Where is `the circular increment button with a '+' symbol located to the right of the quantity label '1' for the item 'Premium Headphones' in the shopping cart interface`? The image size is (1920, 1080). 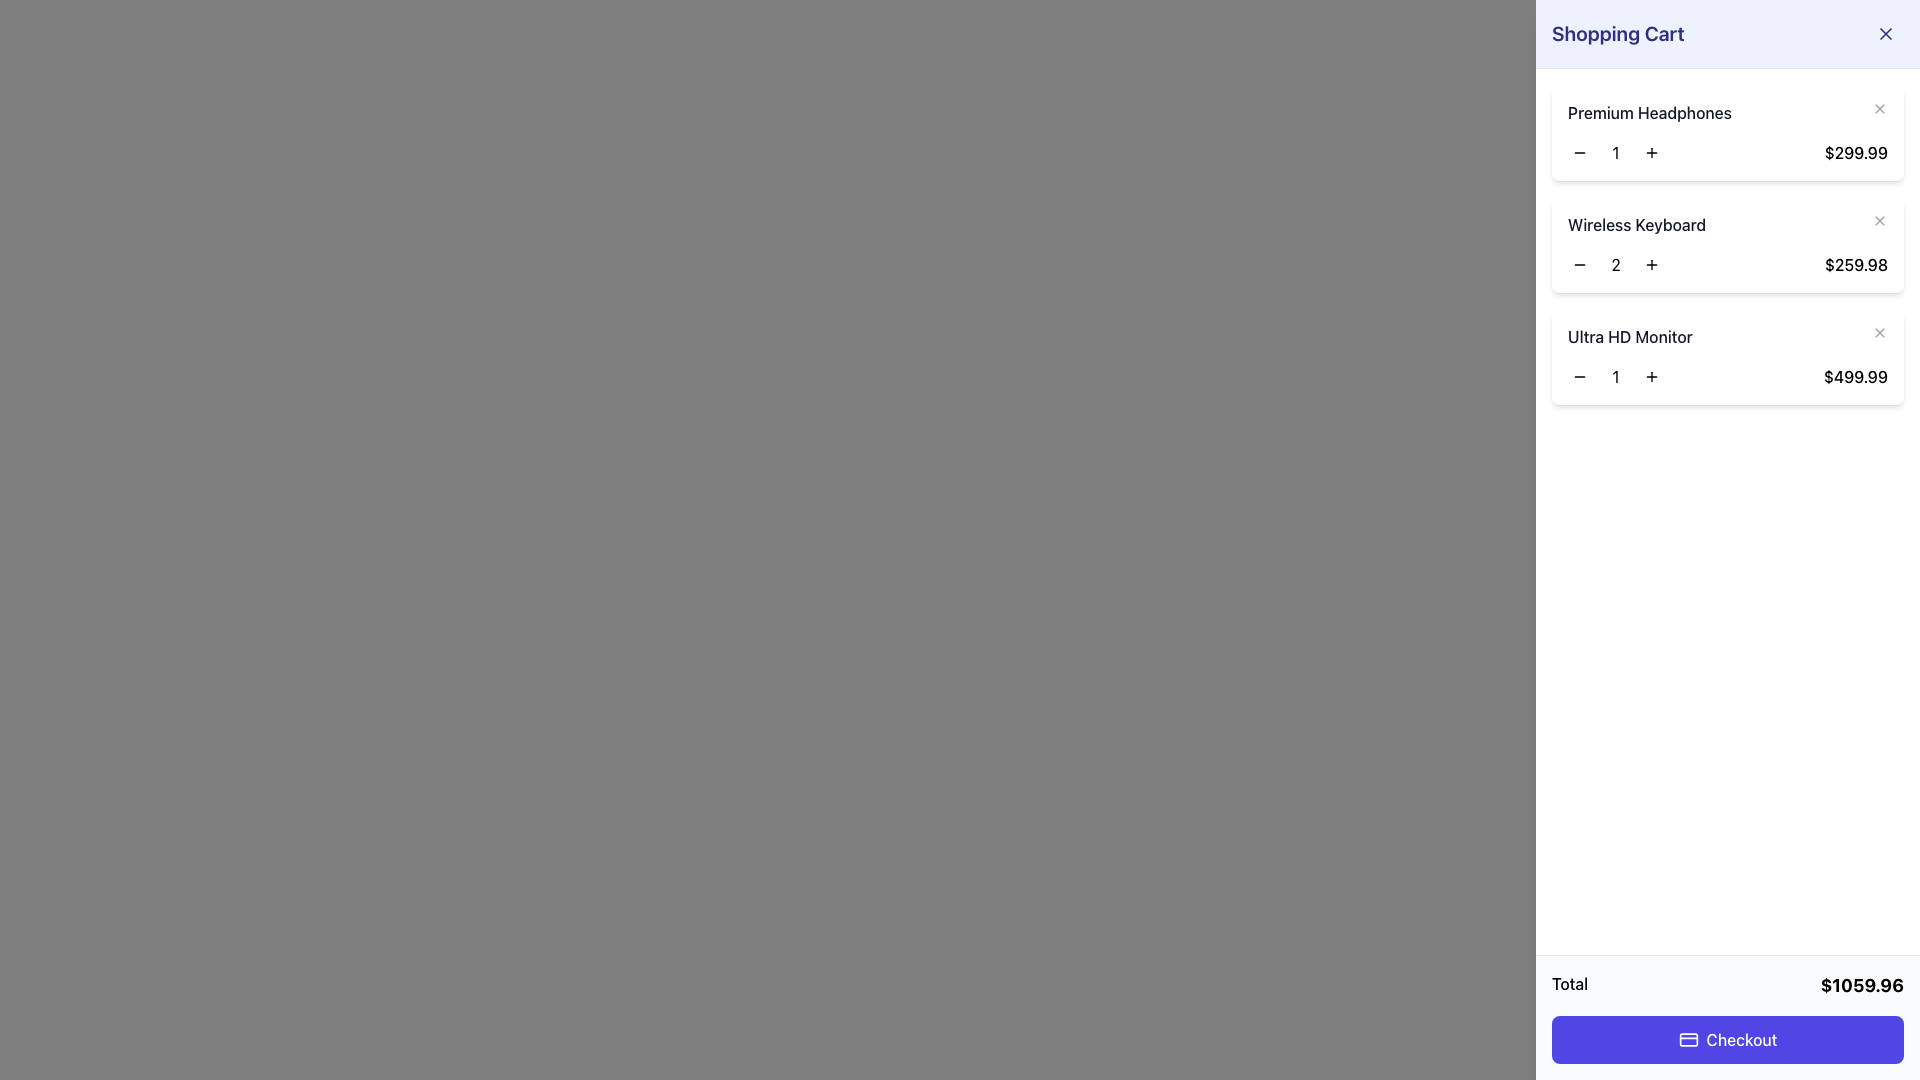
the circular increment button with a '+' symbol located to the right of the quantity label '1' for the item 'Premium Headphones' in the shopping cart interface is located at coordinates (1651, 152).